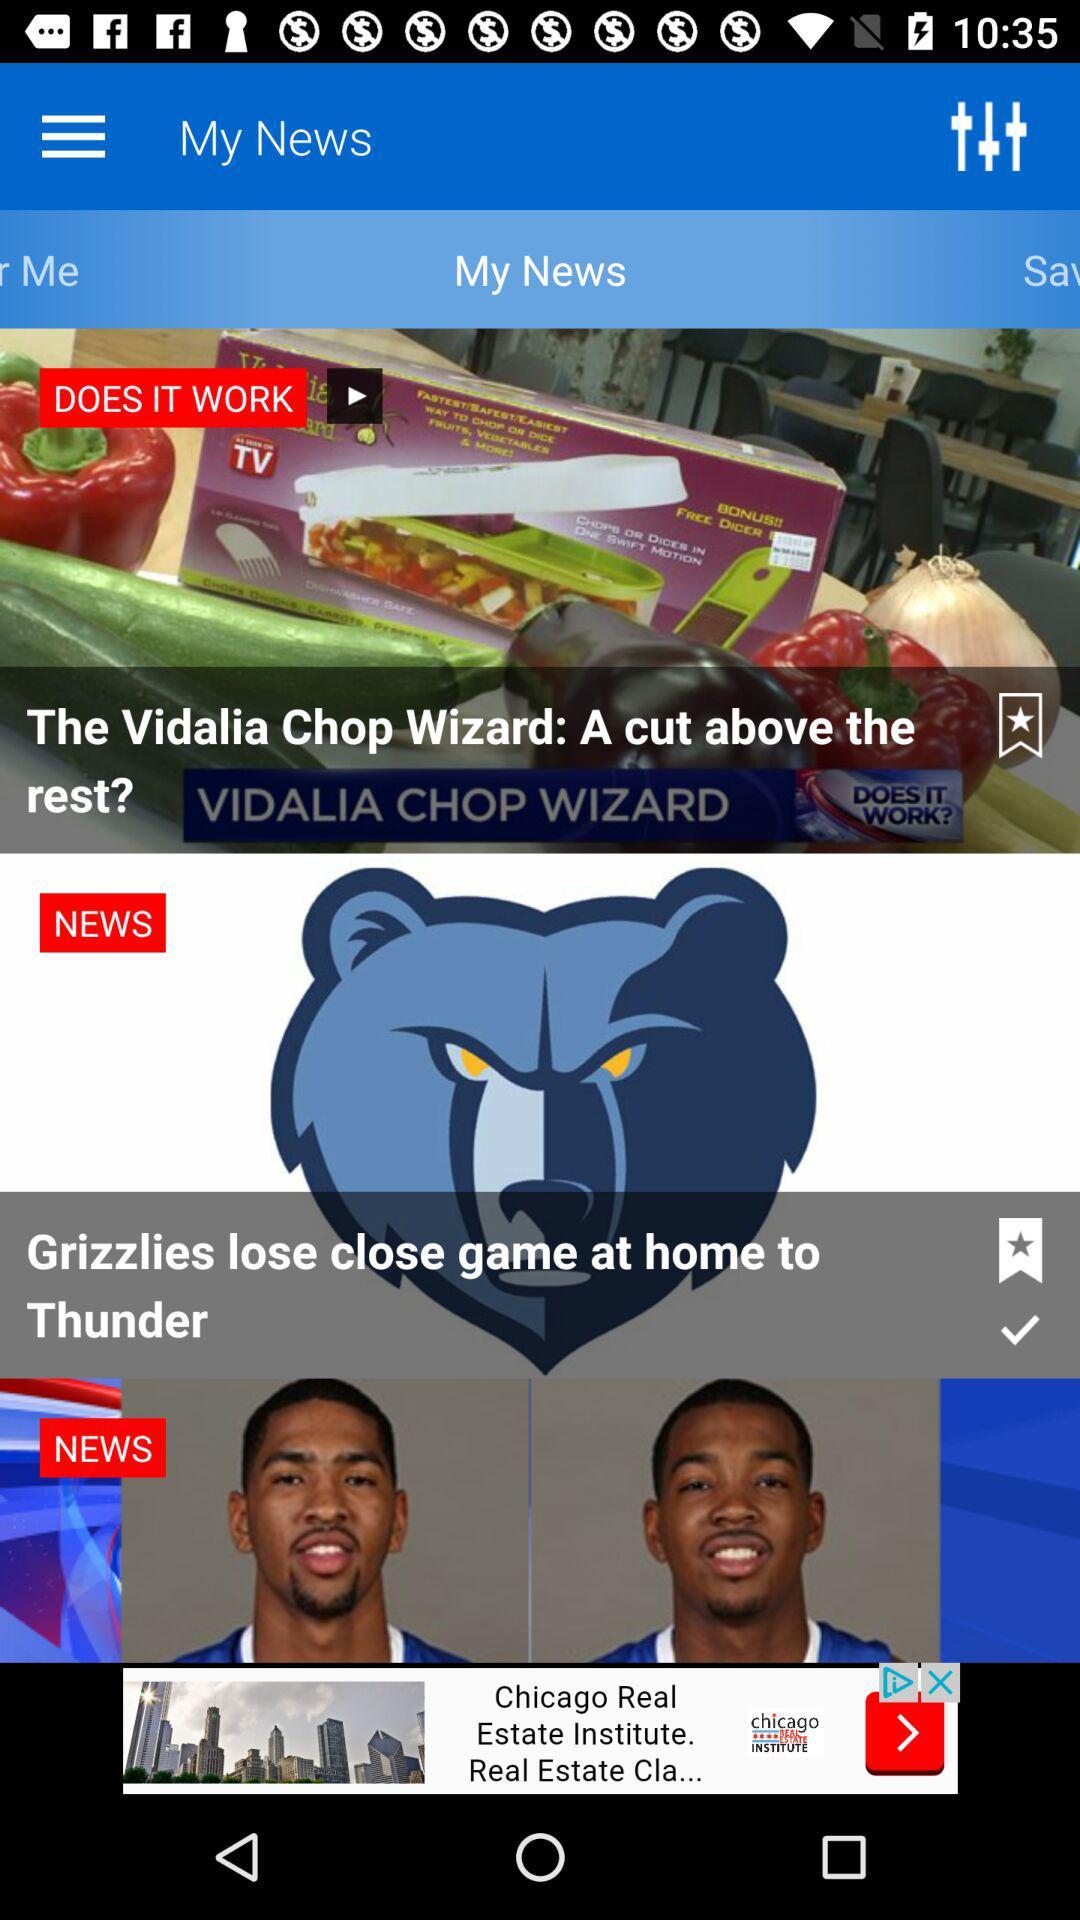 The width and height of the screenshot is (1080, 1920). Describe the element at coordinates (987, 135) in the screenshot. I see `the sliders icon` at that location.